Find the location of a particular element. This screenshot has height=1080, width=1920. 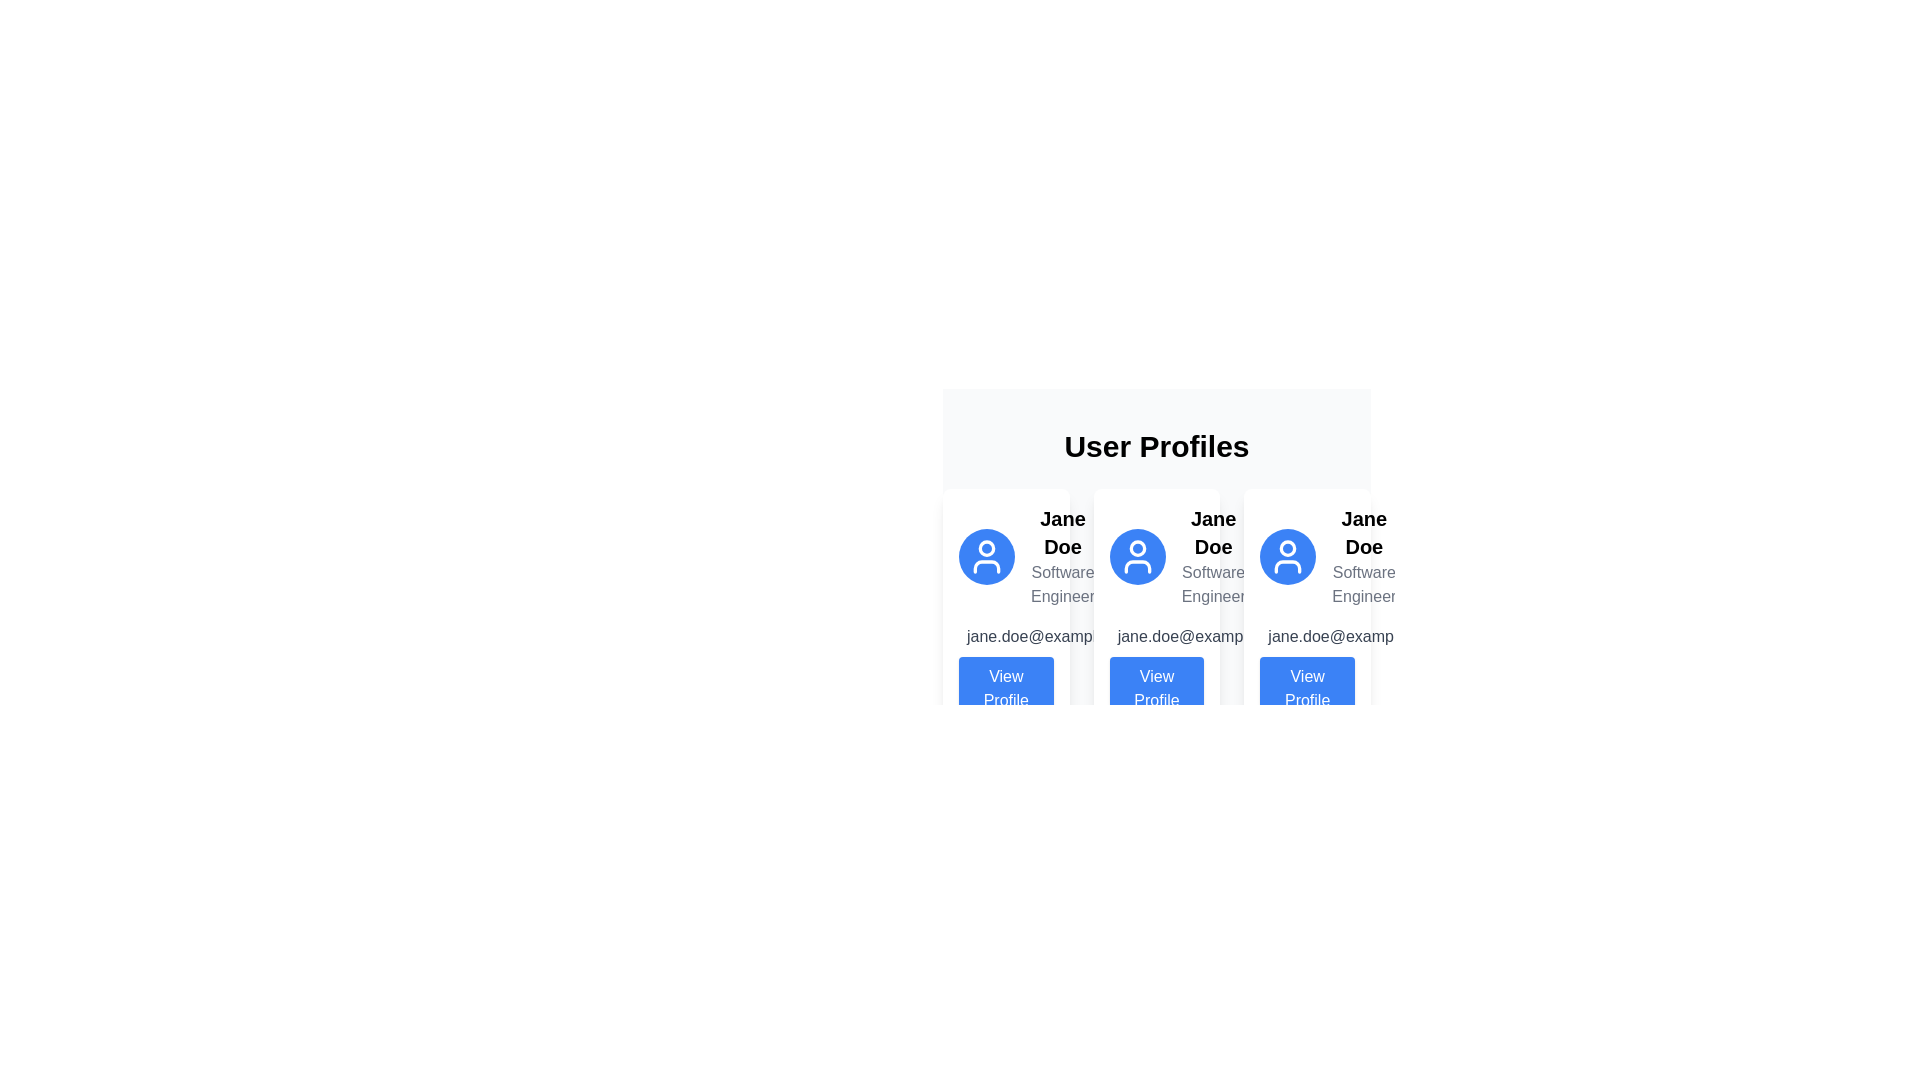

text content of the user profile title label located at the top-right corner of the fourth profile card, which is above the text 'Software Engineer' is located at coordinates (1363, 531).